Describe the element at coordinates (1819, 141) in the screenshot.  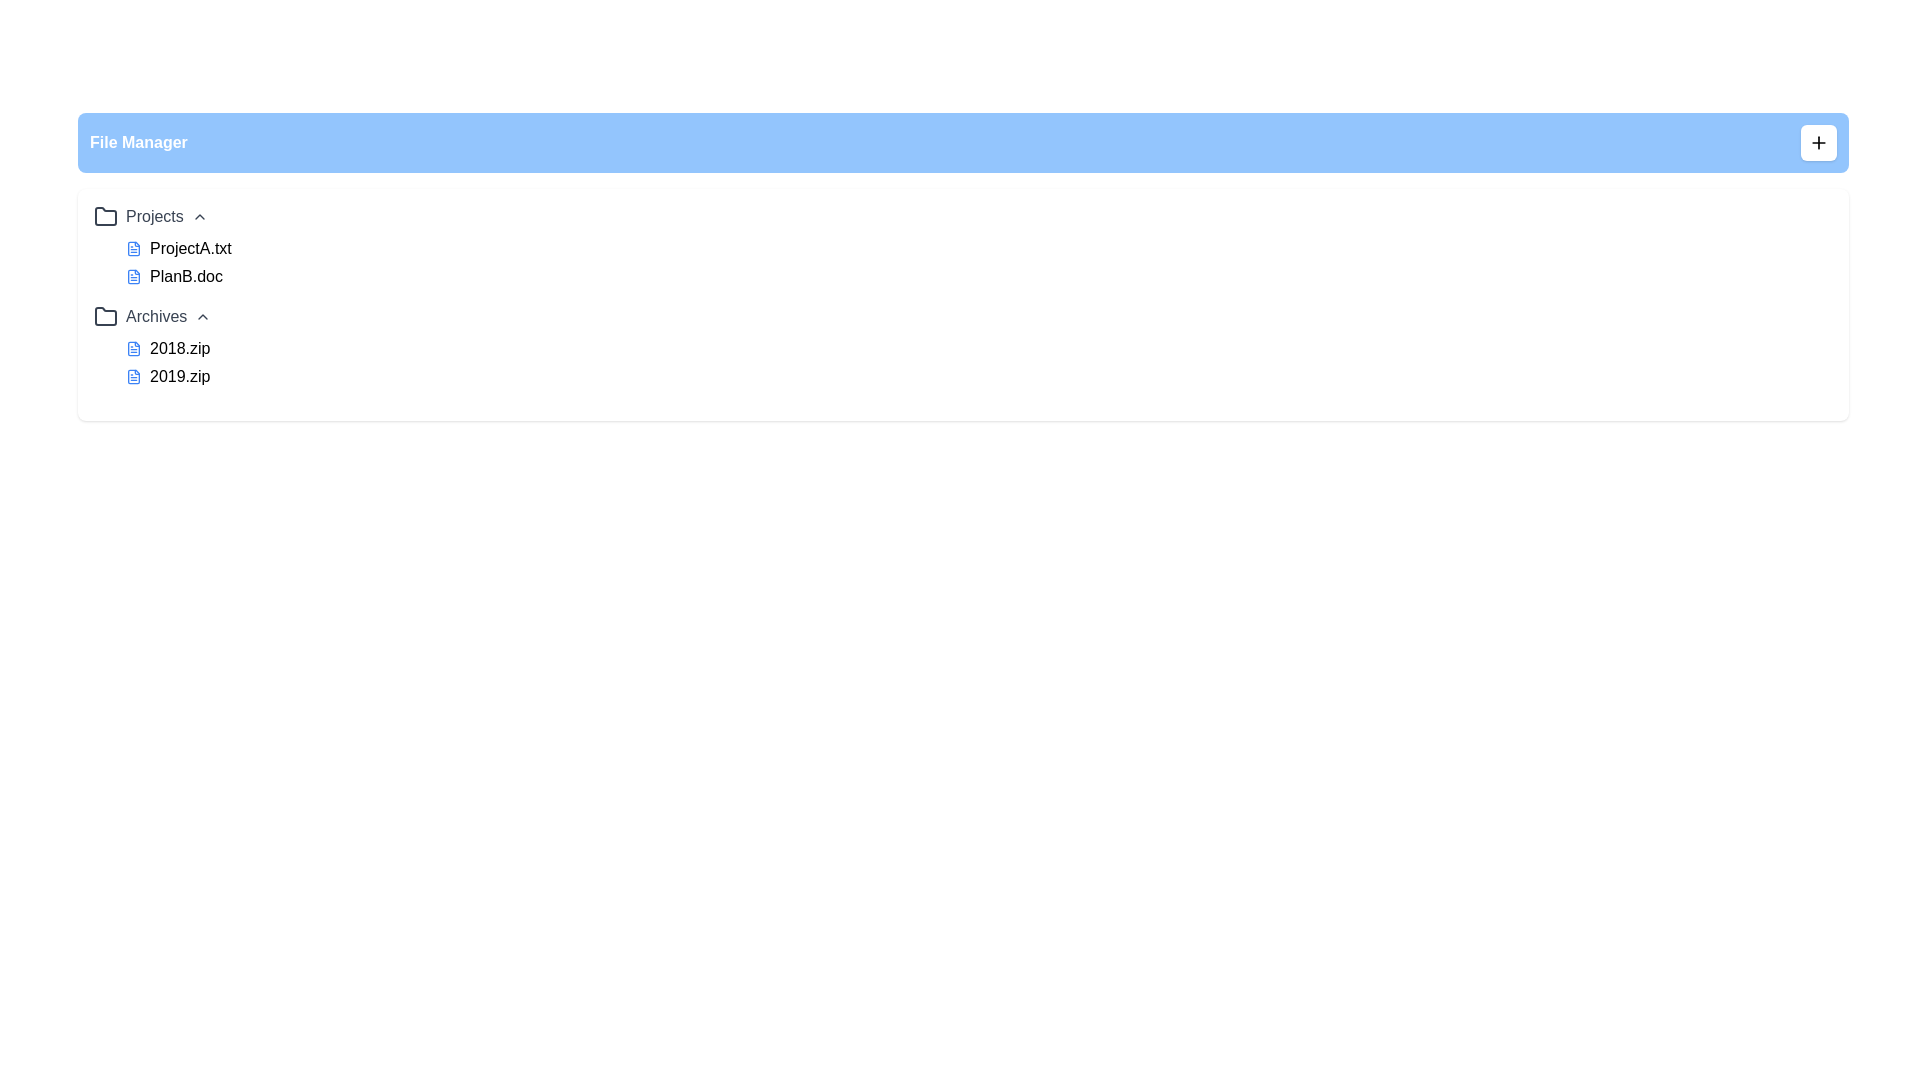
I see `the add item button icon located in the top-right corner of the blue header bar` at that location.